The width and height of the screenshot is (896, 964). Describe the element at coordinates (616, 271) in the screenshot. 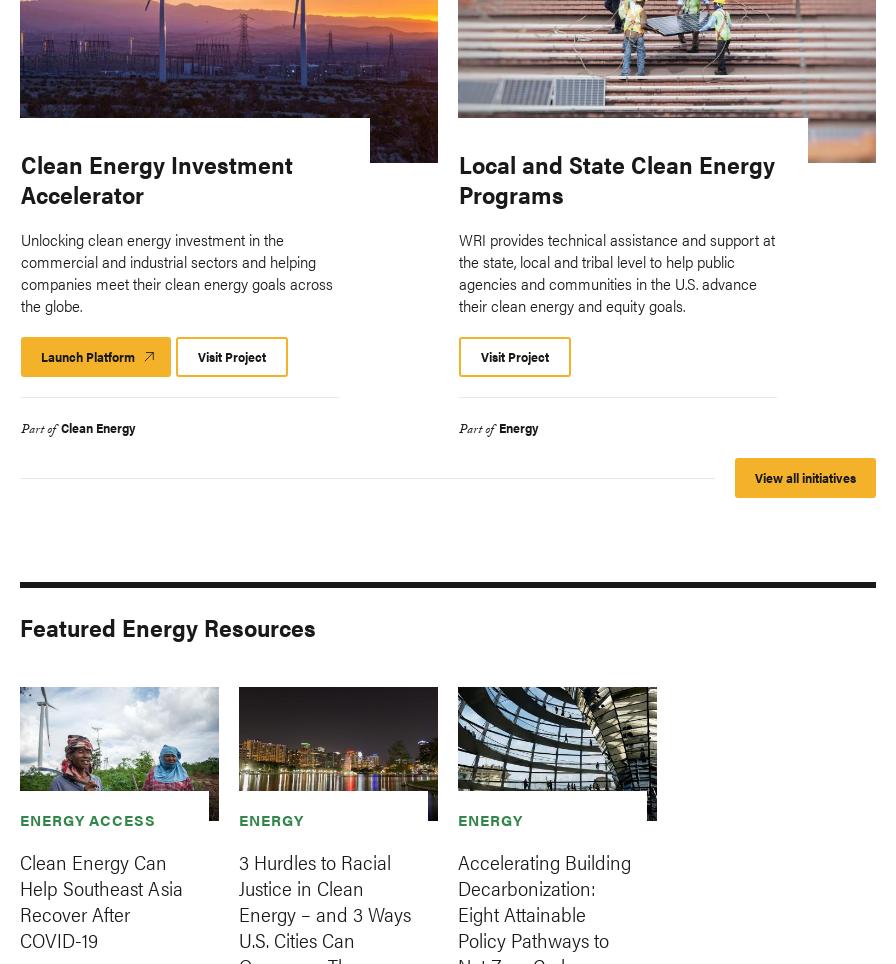

I see `'WRI provides technical assistance and support at the state, local and tribal level to help public agencies and communities in the U.S. advance their clean energy and equity goals.'` at that location.